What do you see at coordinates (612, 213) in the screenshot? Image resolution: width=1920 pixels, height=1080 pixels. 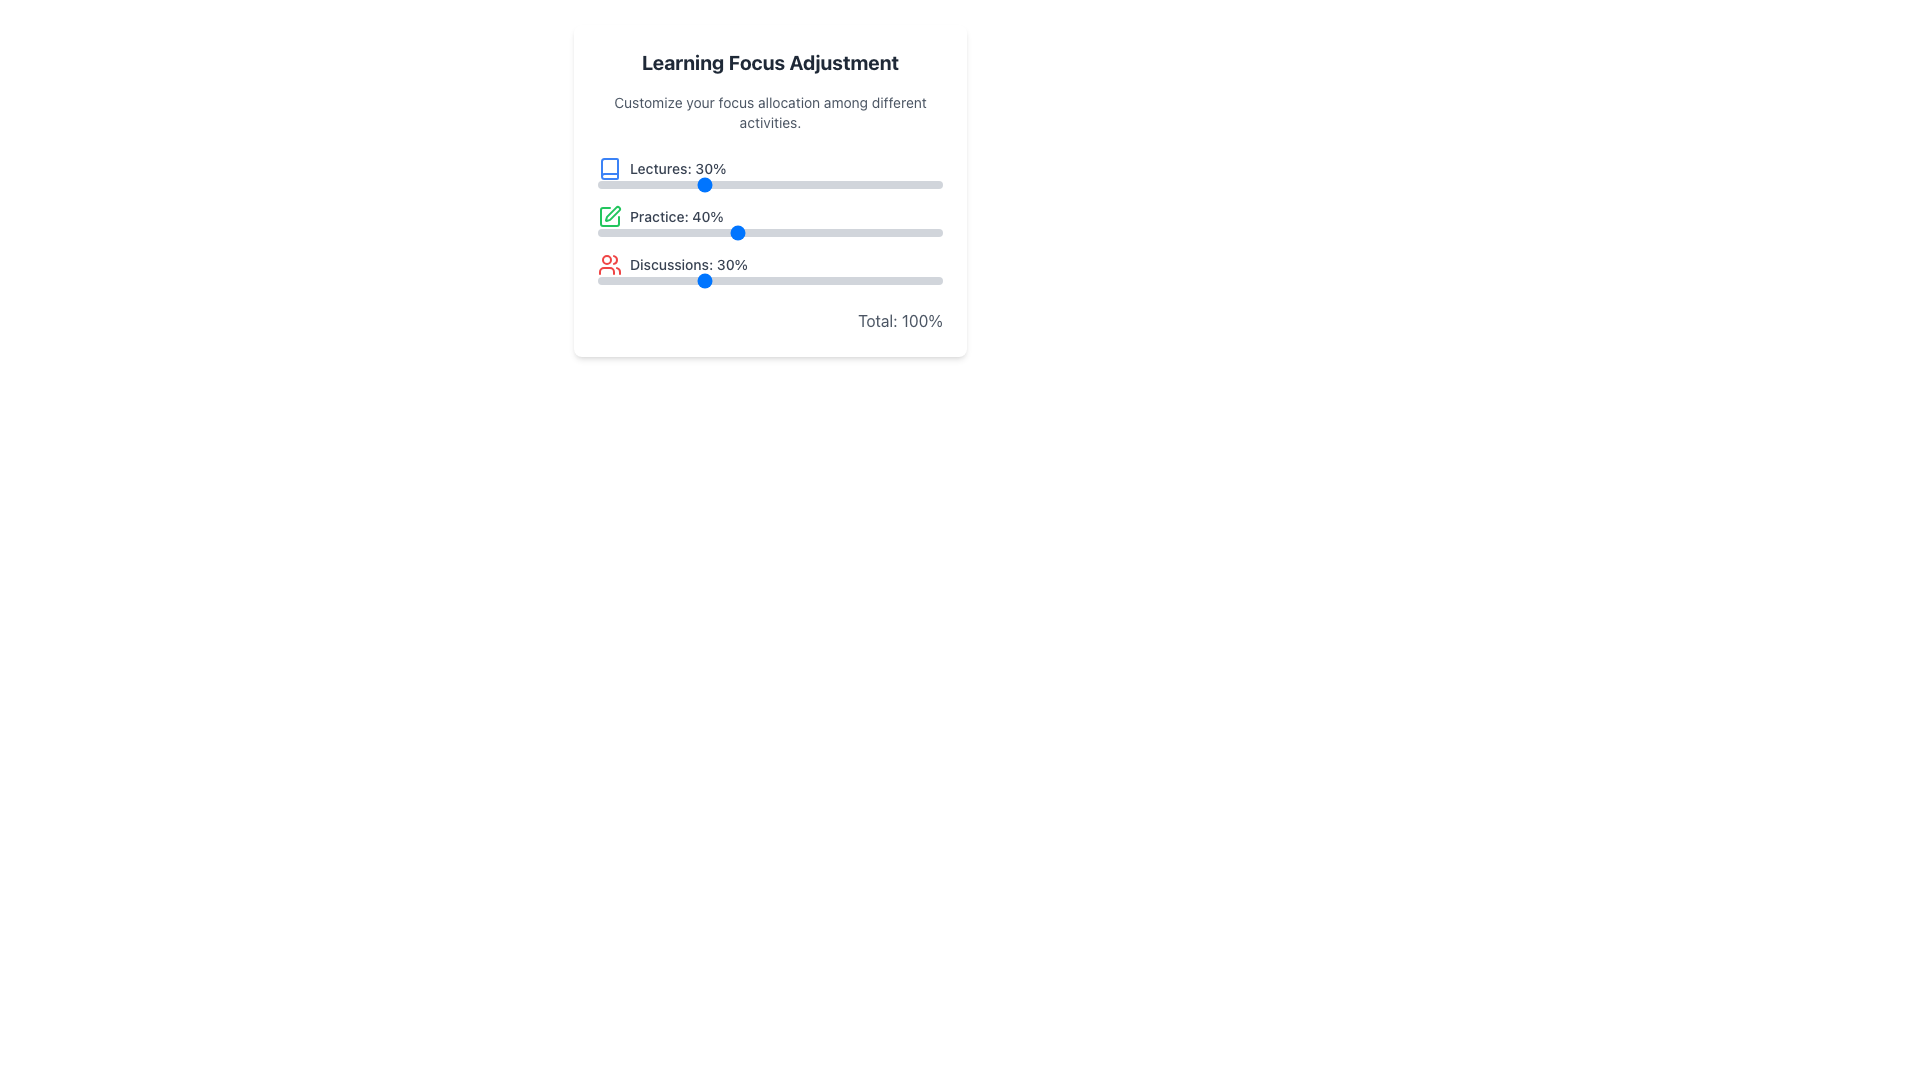 I see `the decorative SVG icon representing the action or status related to the 'Practice' entry in the activity allocation section, located slightly to the left of the 'Practice: 40%' label` at bounding box center [612, 213].